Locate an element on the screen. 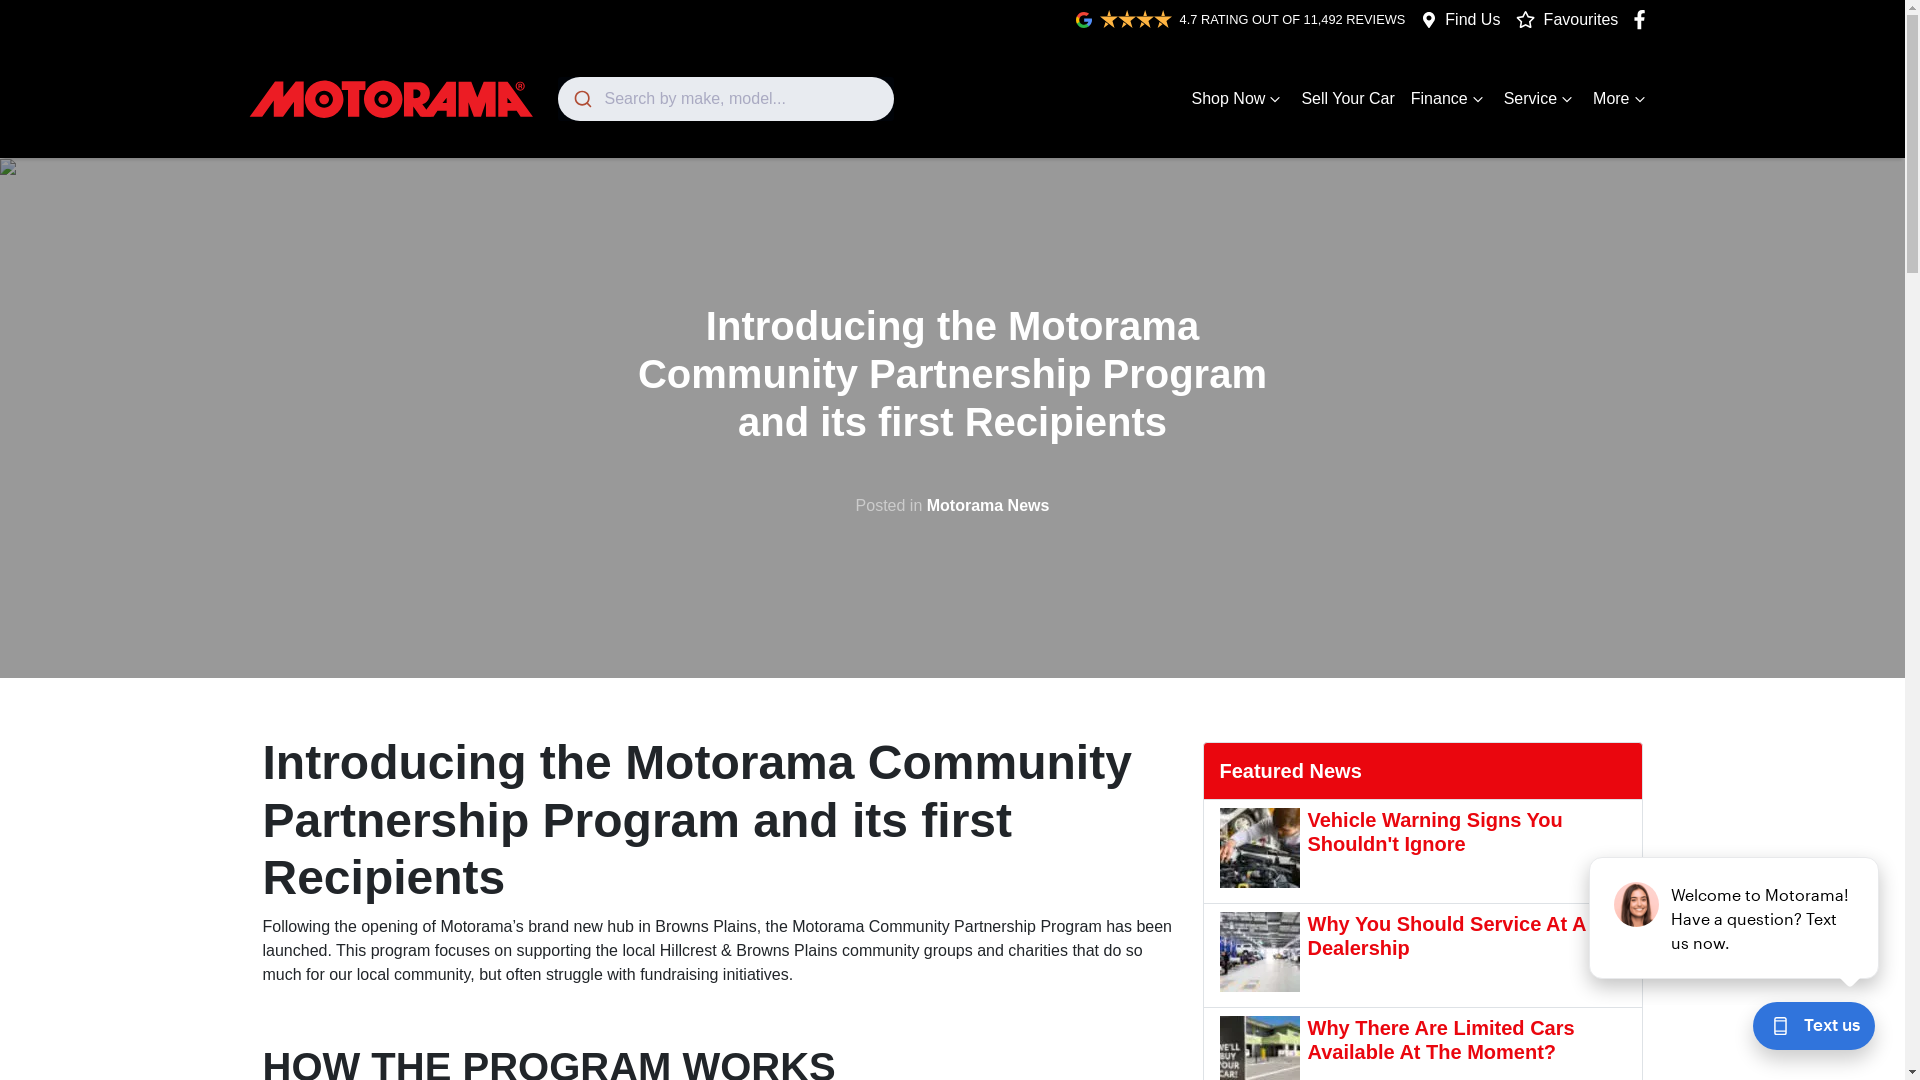  'Vehicle Warning Signs You Shouldn't Ignore' is located at coordinates (1218, 851).